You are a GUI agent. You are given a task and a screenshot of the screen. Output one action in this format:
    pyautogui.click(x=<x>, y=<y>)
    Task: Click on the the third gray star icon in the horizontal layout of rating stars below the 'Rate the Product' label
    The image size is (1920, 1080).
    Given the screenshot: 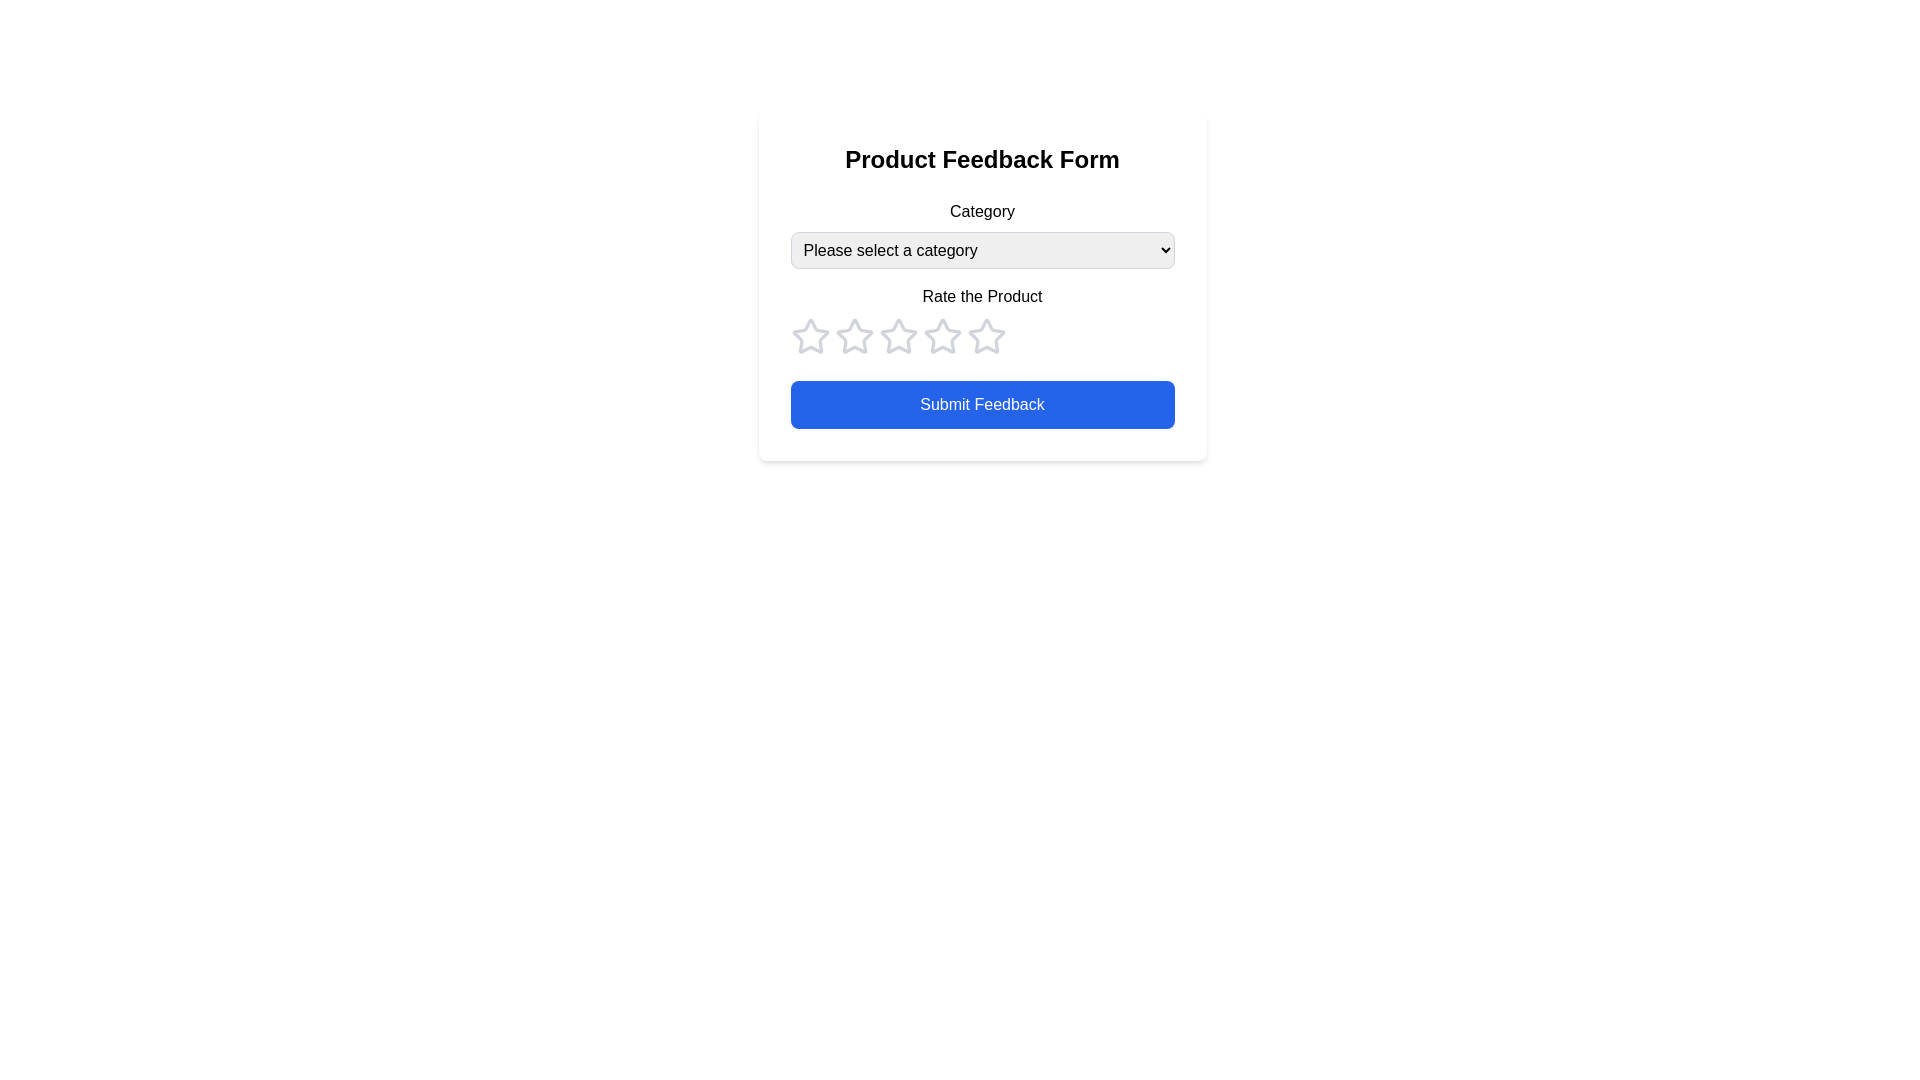 What is the action you would take?
    pyautogui.click(x=897, y=335)
    